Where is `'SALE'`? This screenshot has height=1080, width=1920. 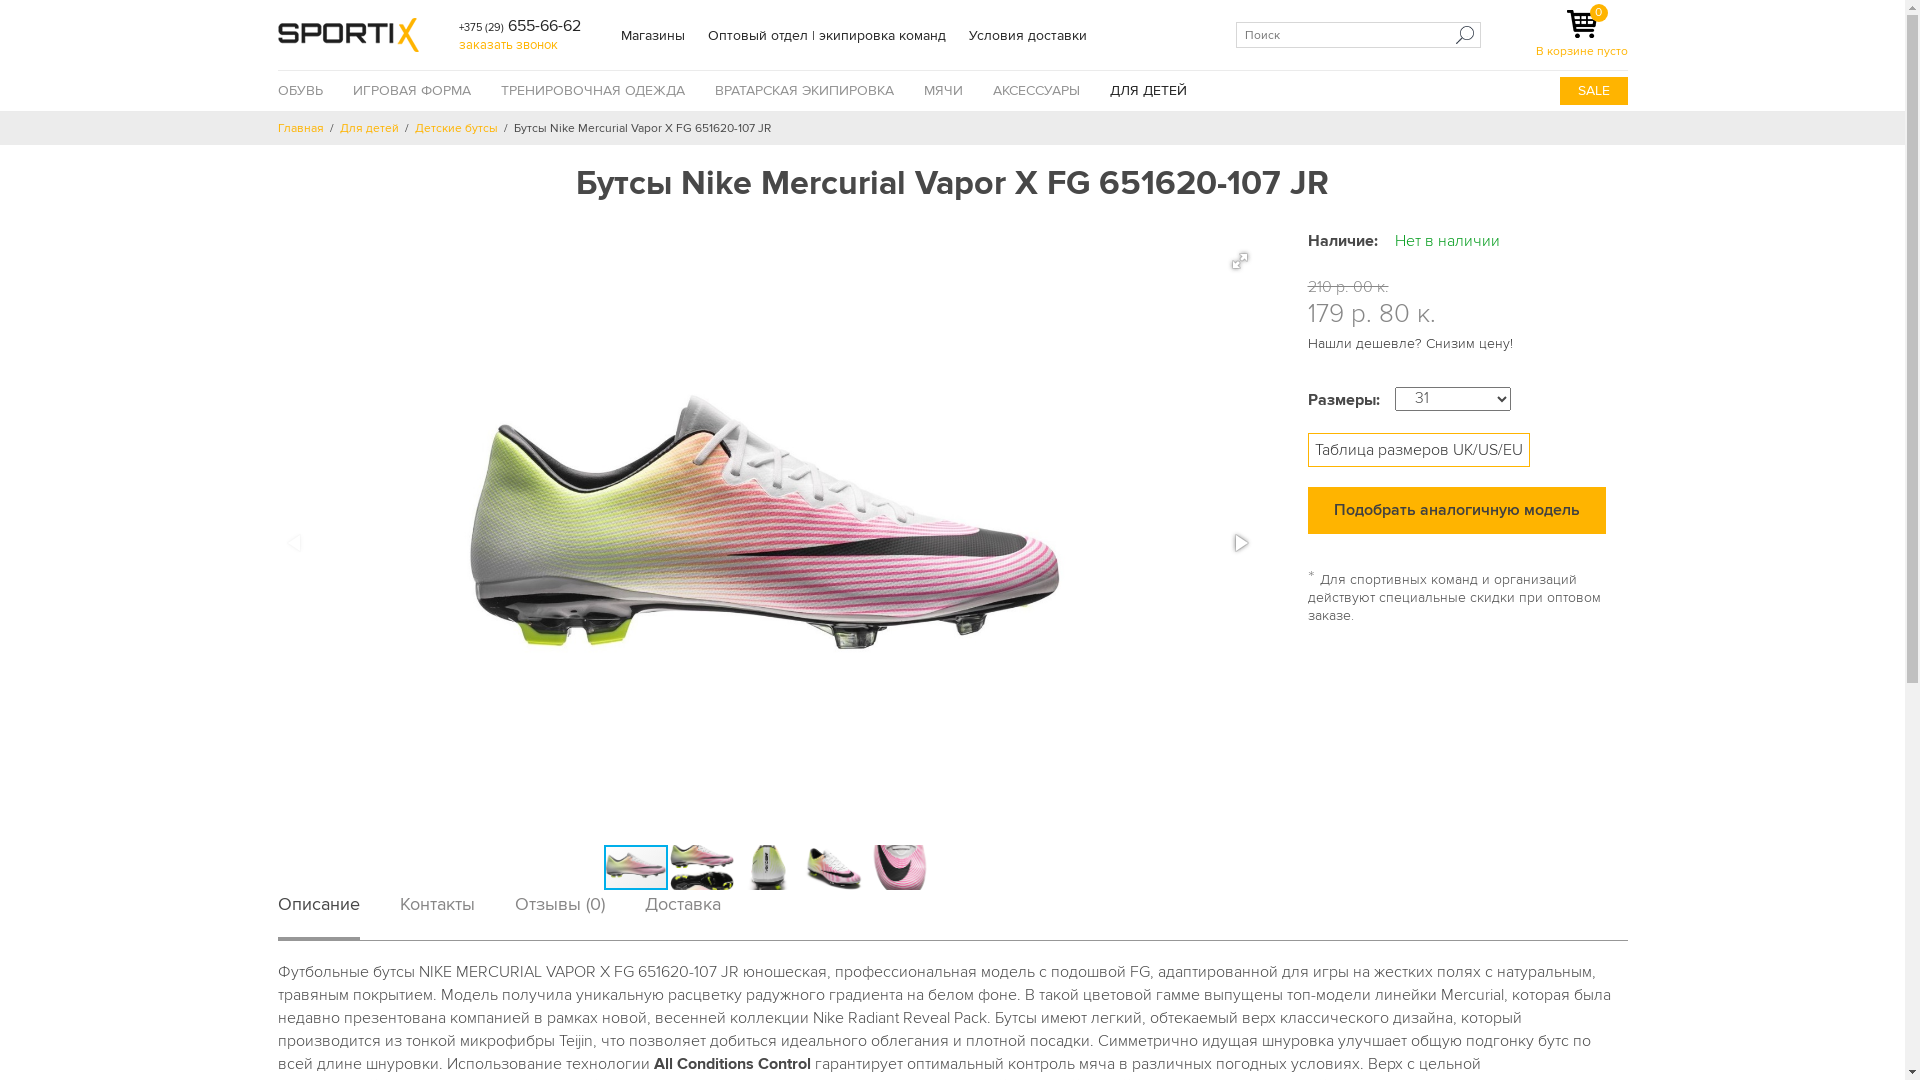 'SALE' is located at coordinates (1559, 88).